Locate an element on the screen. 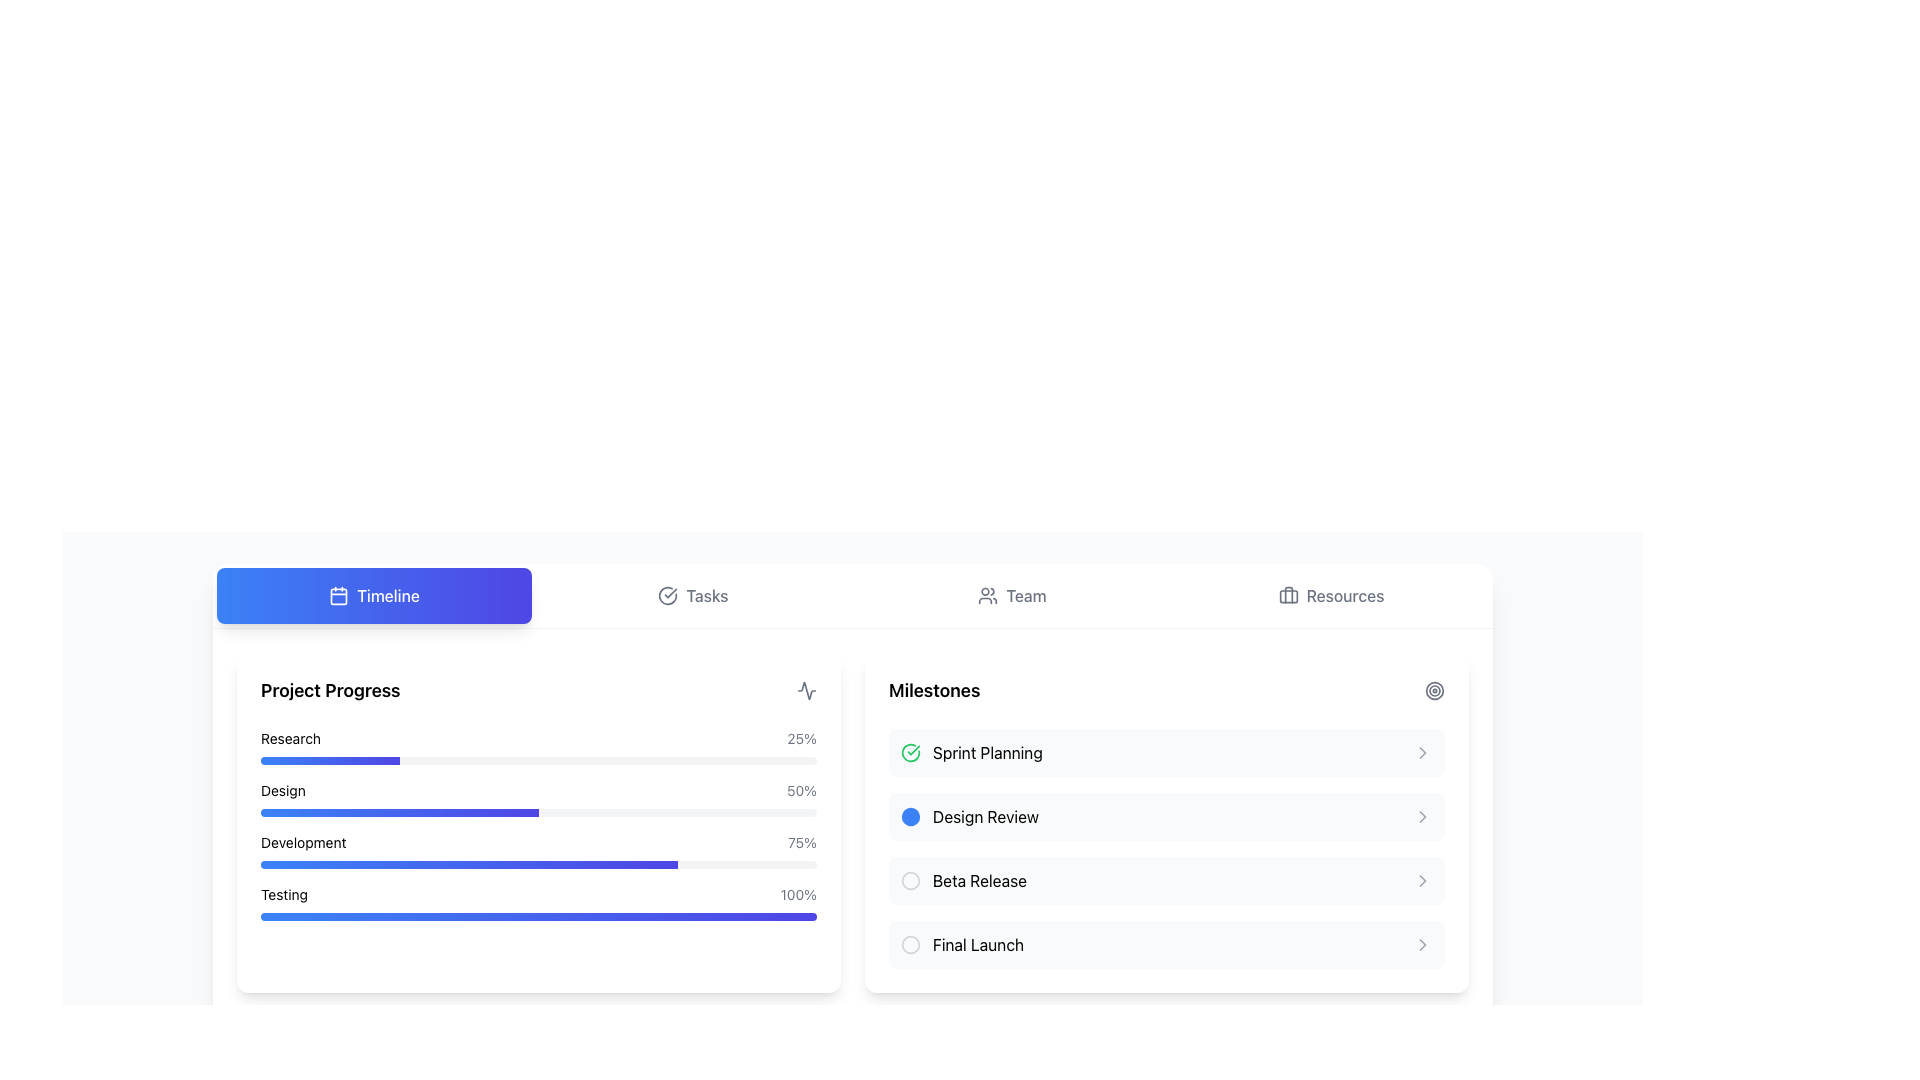 The height and width of the screenshot is (1080, 1920). the Icon in the 'Milestones' section of the 'Timeline' tab, which serves as an indicator or action trigger for navigation or detailed expansion of the corresponding milestone row is located at coordinates (1421, 945).